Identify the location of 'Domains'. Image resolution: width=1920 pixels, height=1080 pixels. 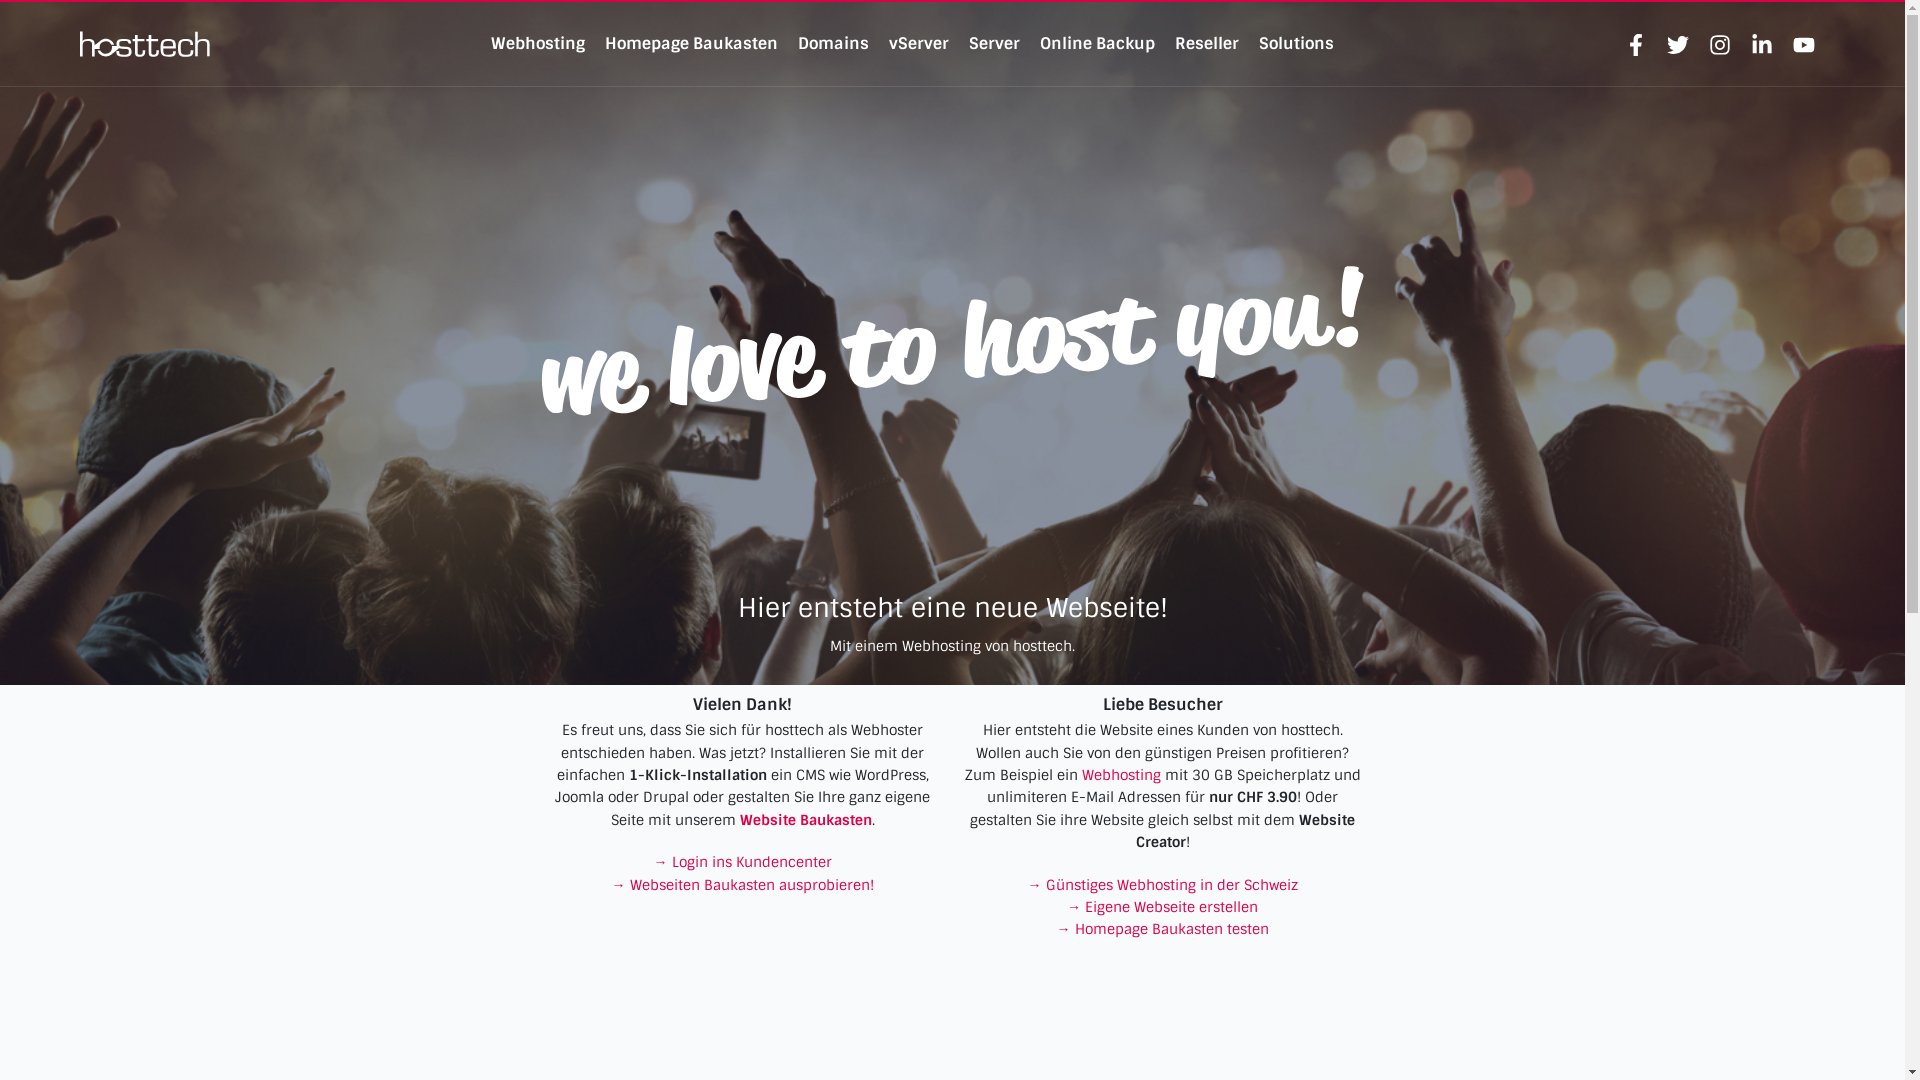
(833, 43).